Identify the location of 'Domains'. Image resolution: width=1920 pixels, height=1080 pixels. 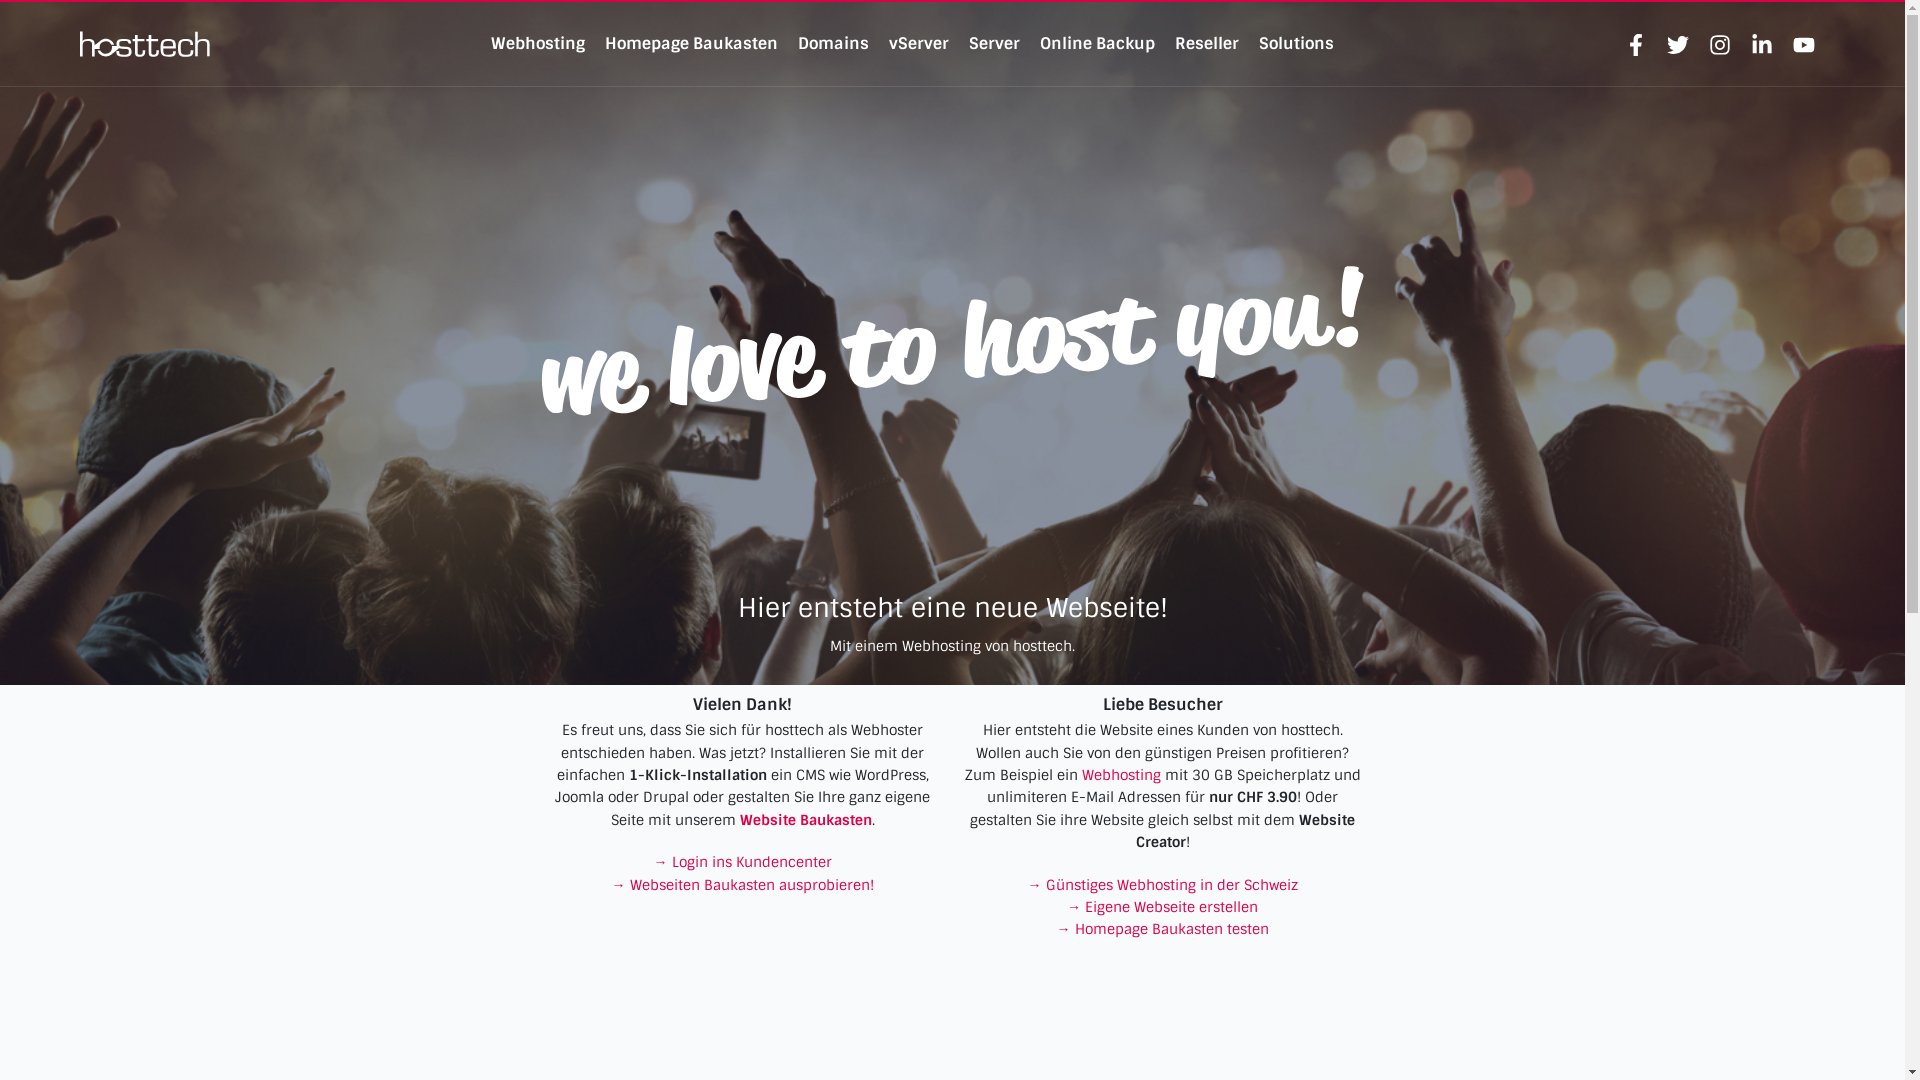
(833, 43).